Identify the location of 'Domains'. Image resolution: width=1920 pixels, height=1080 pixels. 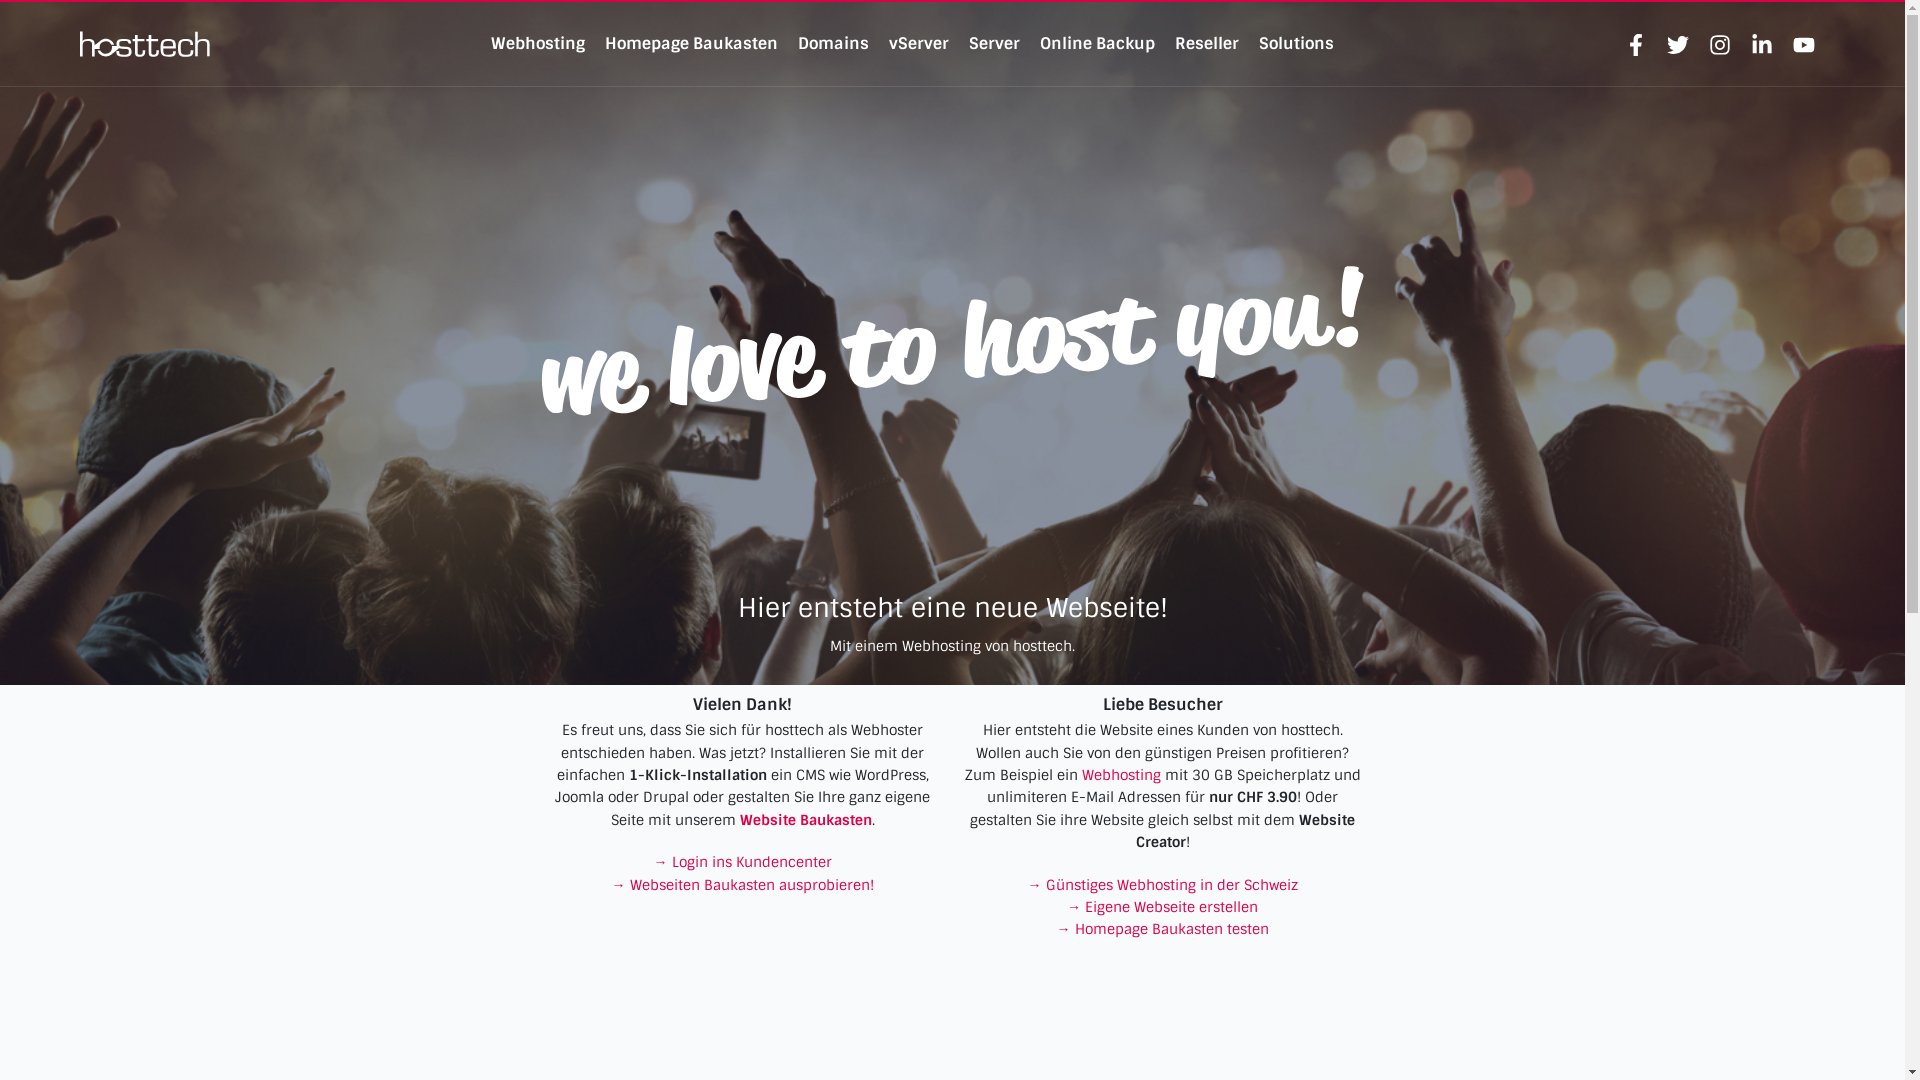
(833, 43).